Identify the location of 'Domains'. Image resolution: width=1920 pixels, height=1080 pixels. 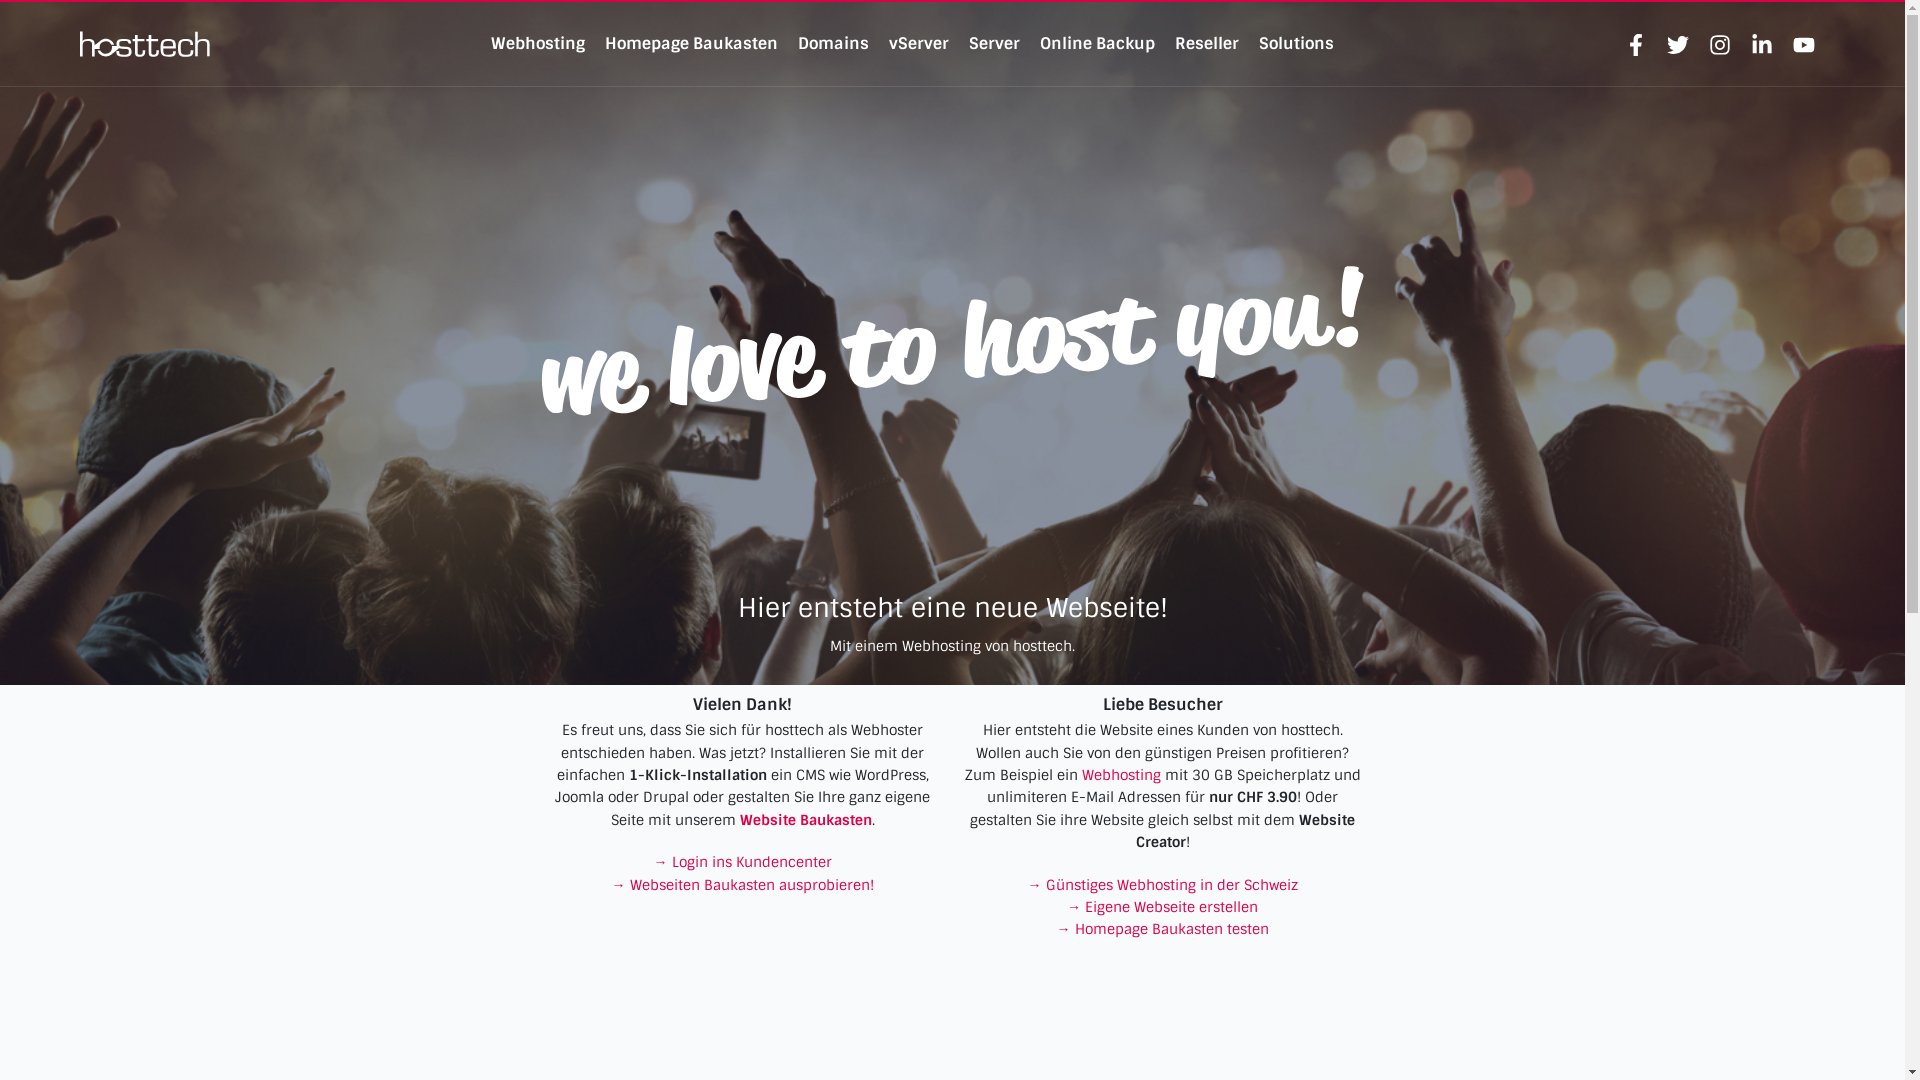
(833, 43).